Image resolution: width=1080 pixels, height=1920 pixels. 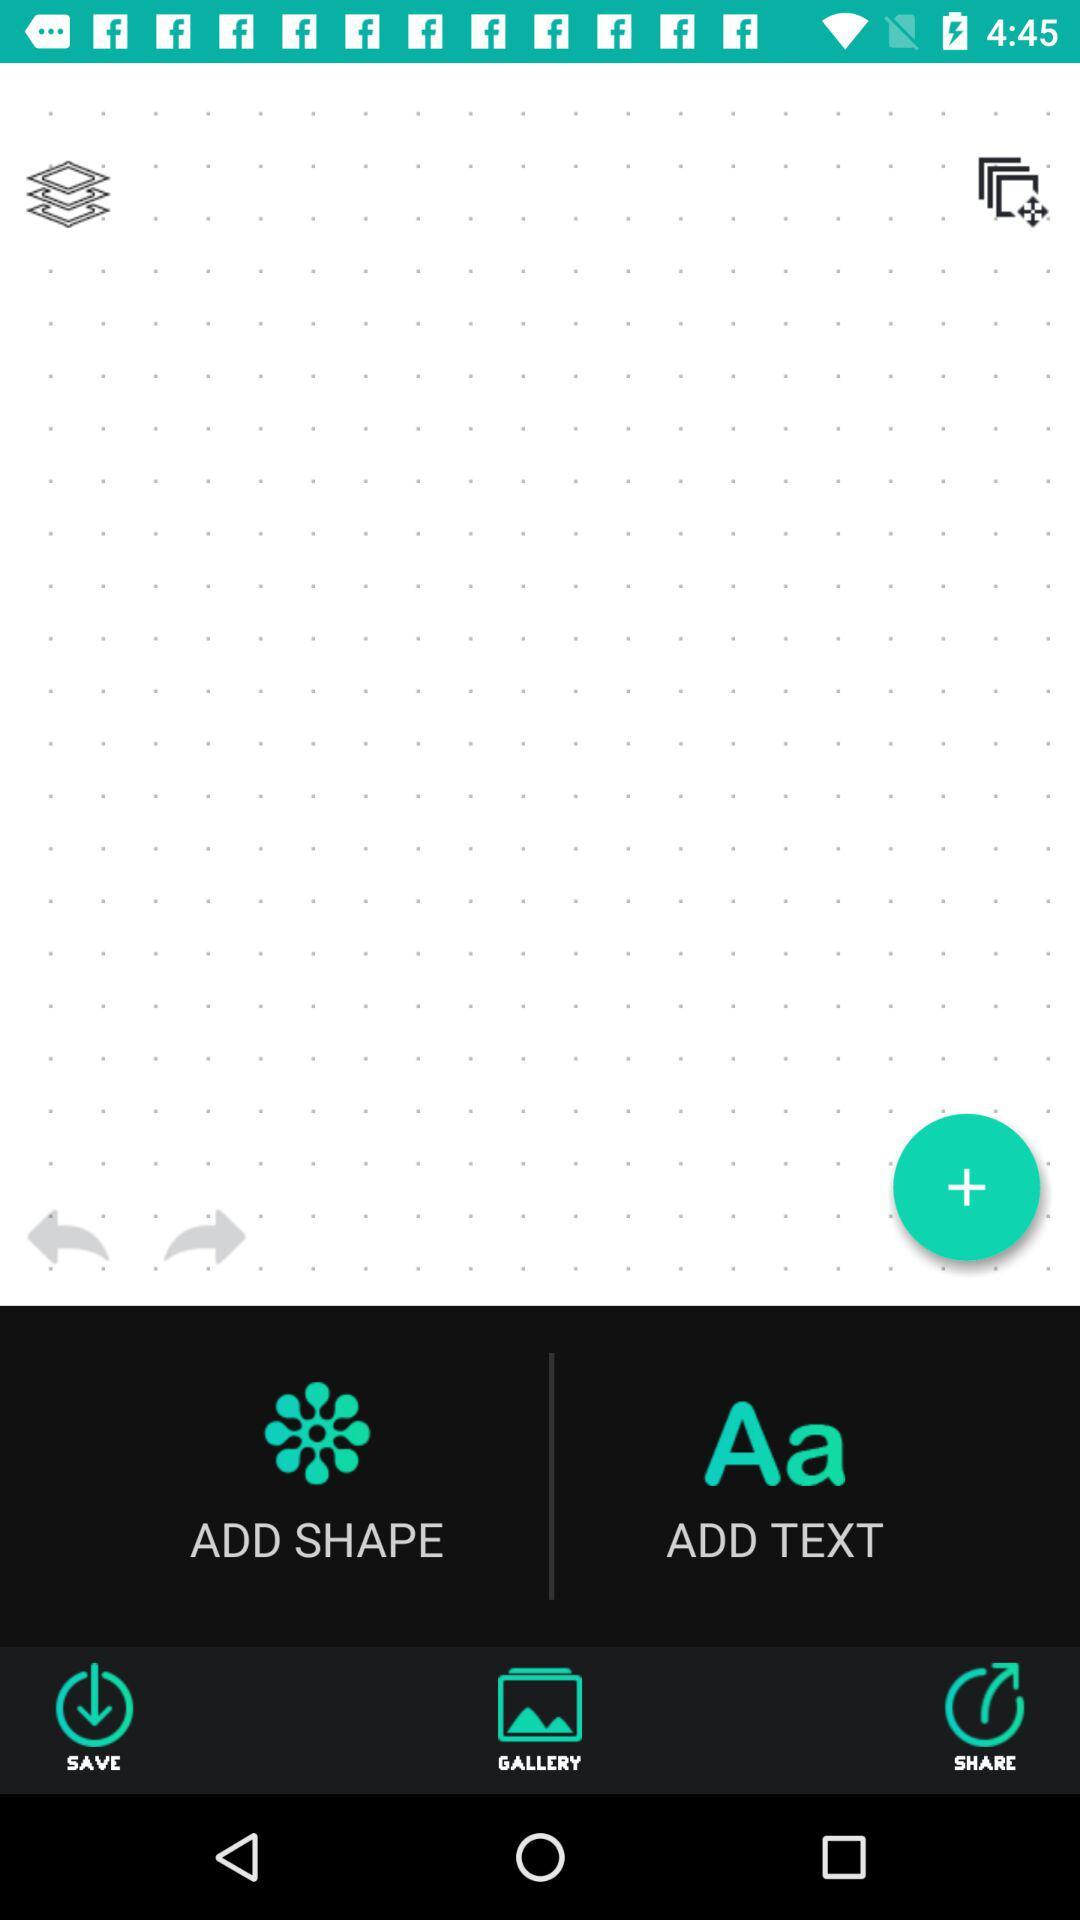 I want to click on the icon to the left of the gallery, so click(x=94, y=1719).